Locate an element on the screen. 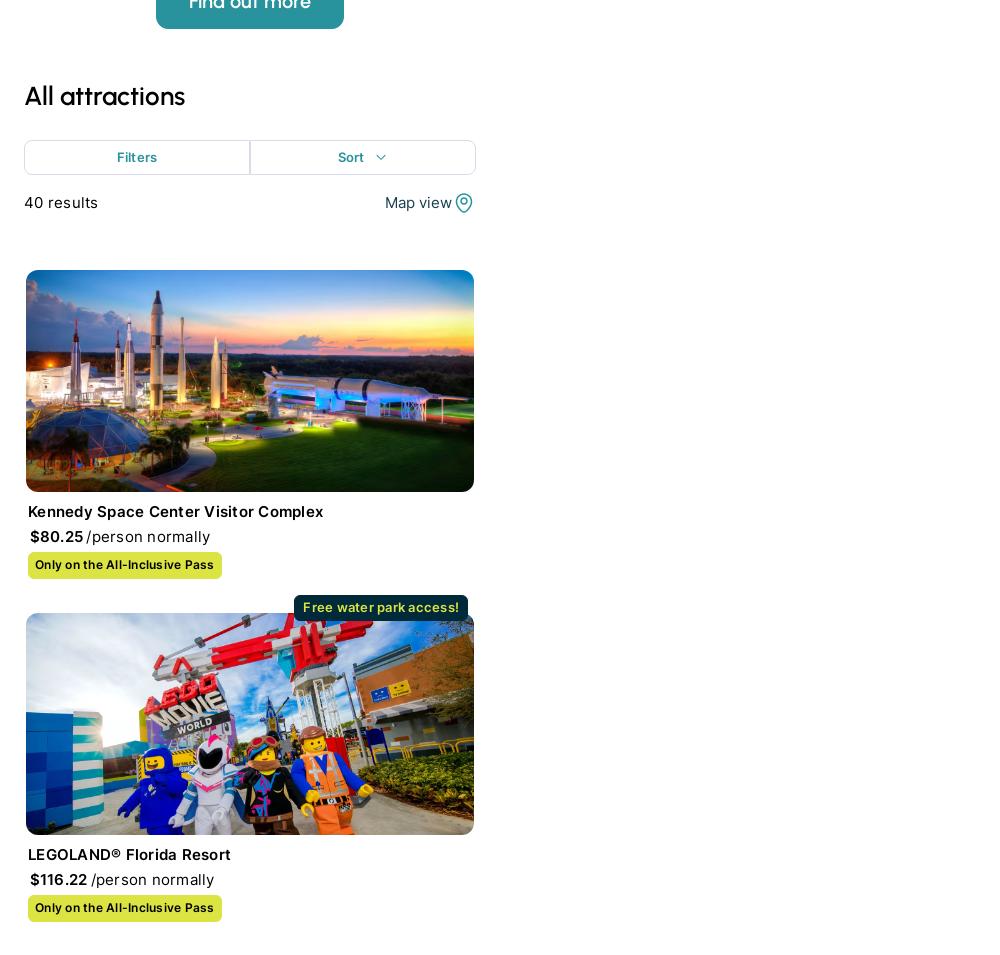 Image resolution: width=1000 pixels, height=955 pixels. 'Your Destination' is located at coordinates (24, 581).